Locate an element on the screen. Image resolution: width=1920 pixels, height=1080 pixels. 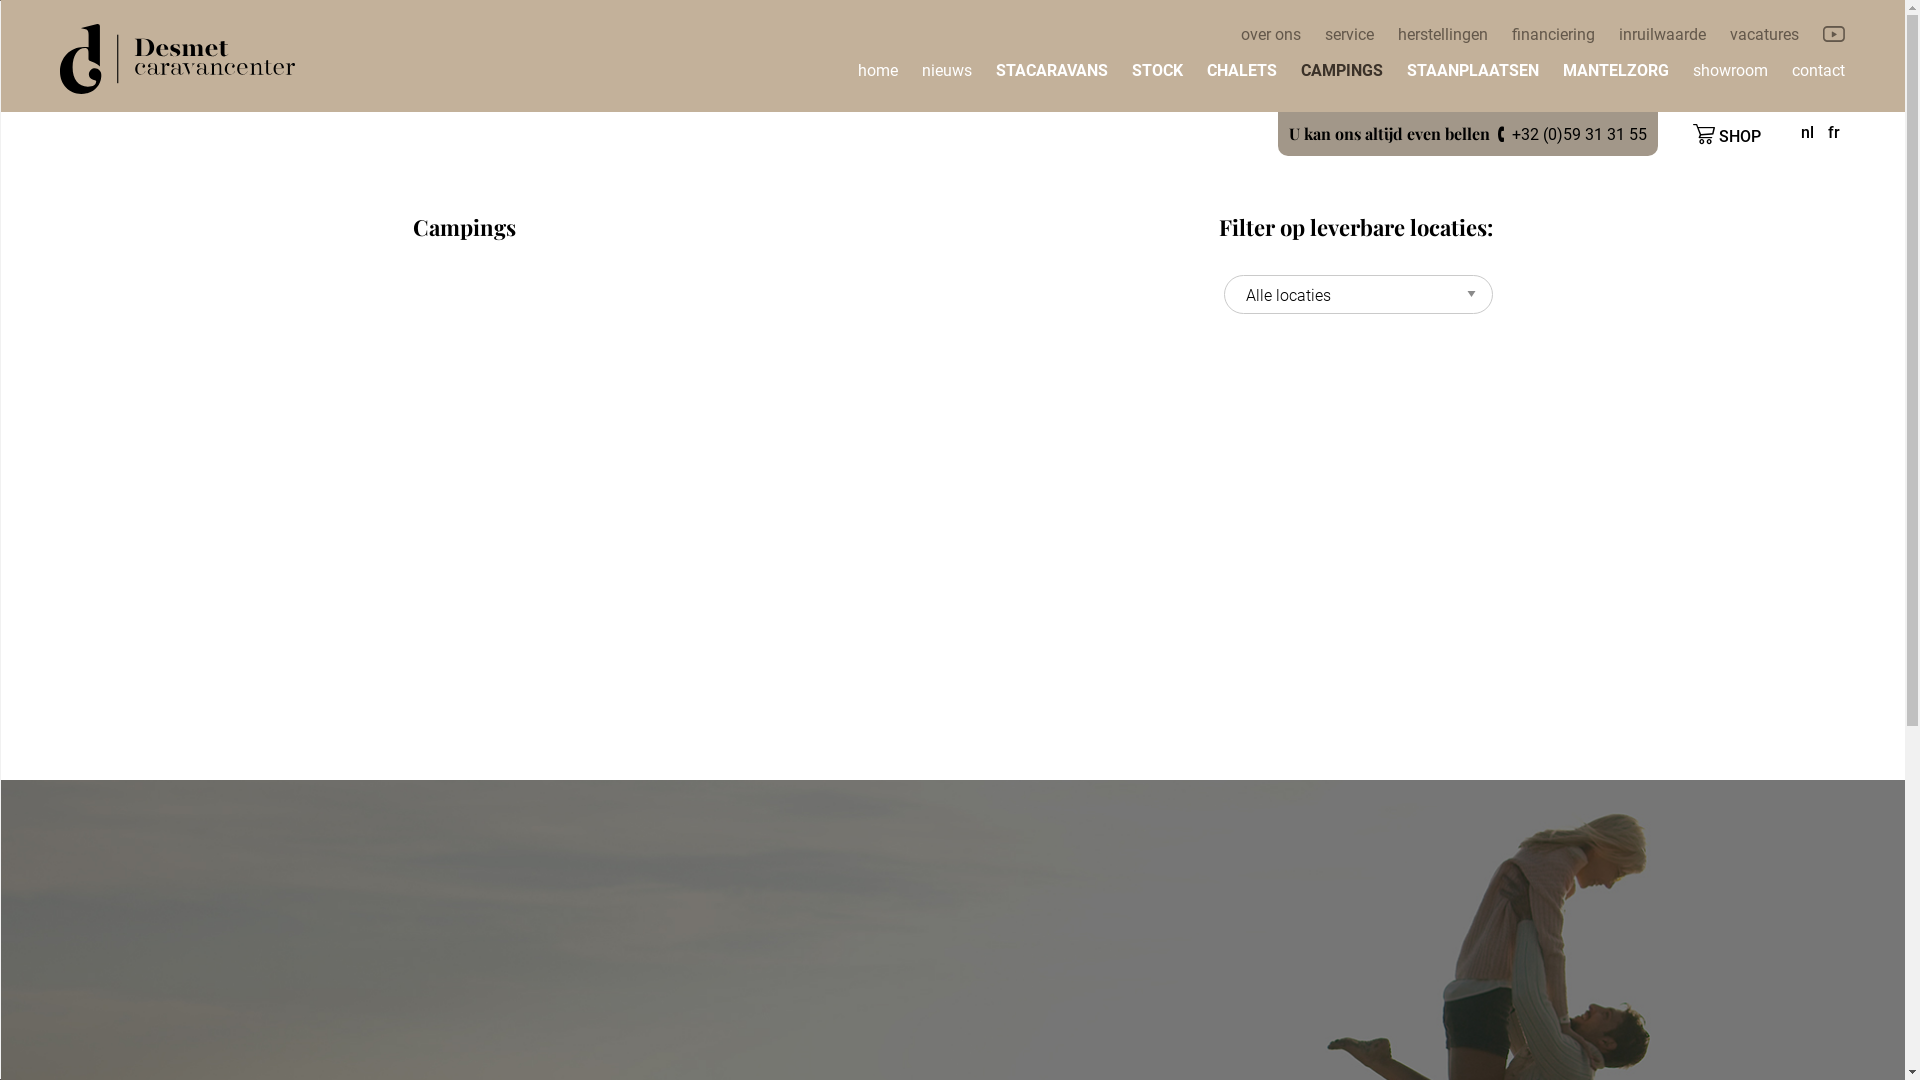
'service' is located at coordinates (1349, 34).